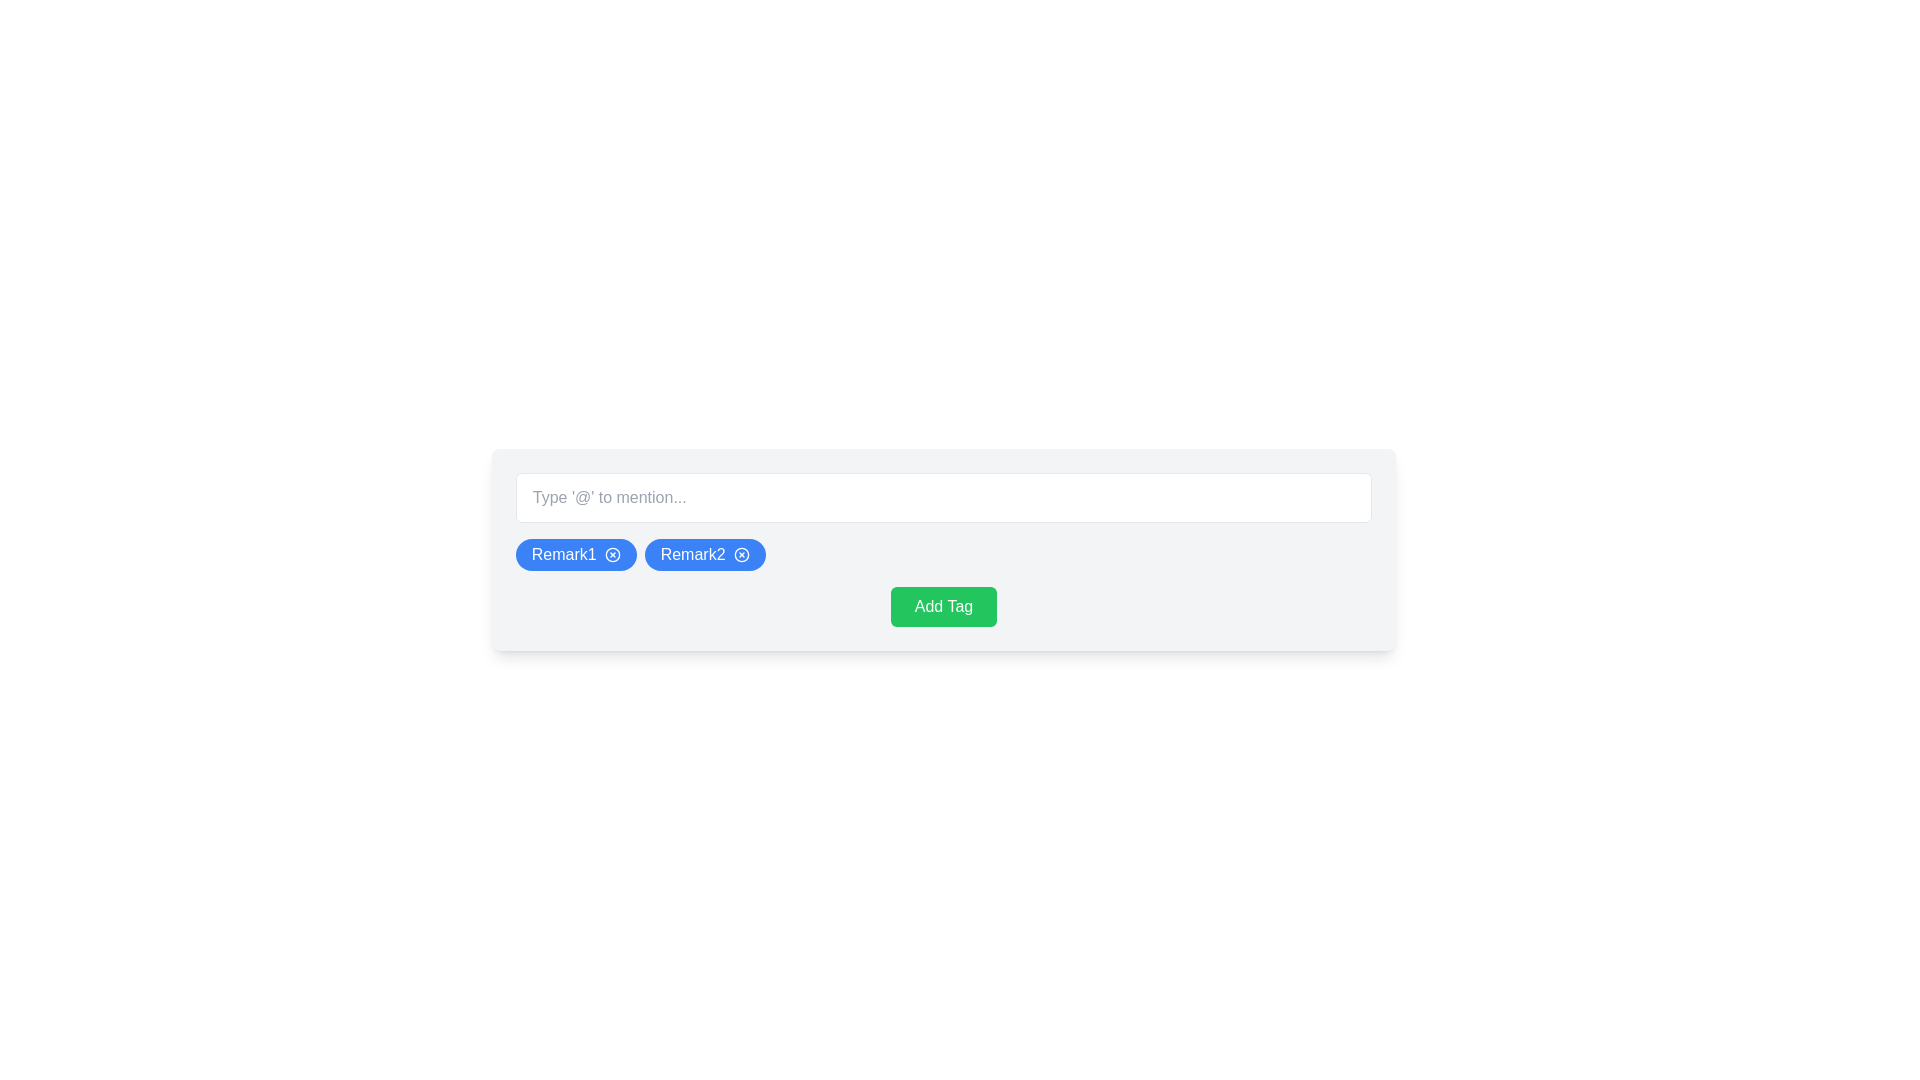 The height and width of the screenshot is (1080, 1920). What do you see at coordinates (740, 555) in the screenshot?
I see `the close icon represented by an 'X' within the SVG format` at bounding box center [740, 555].